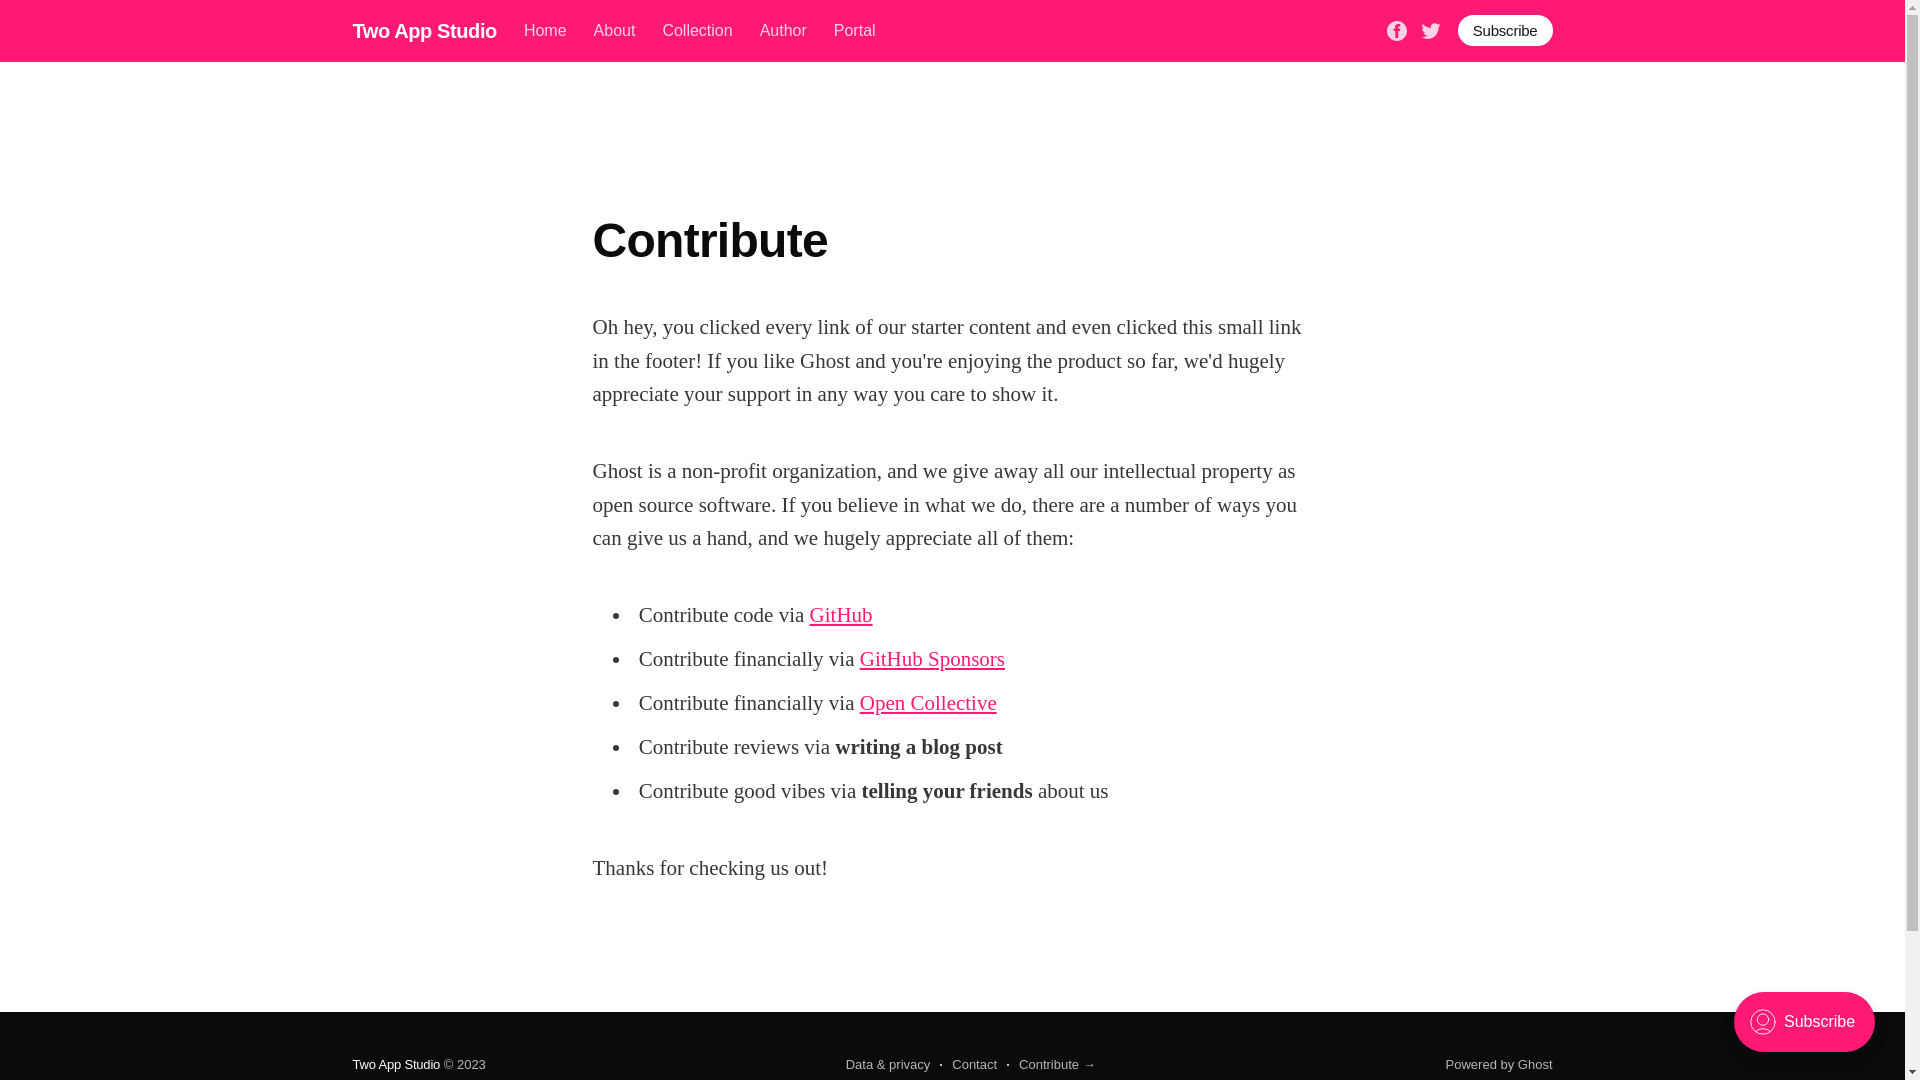  What do you see at coordinates (1505, 30) in the screenshot?
I see `'Subscribe'` at bounding box center [1505, 30].